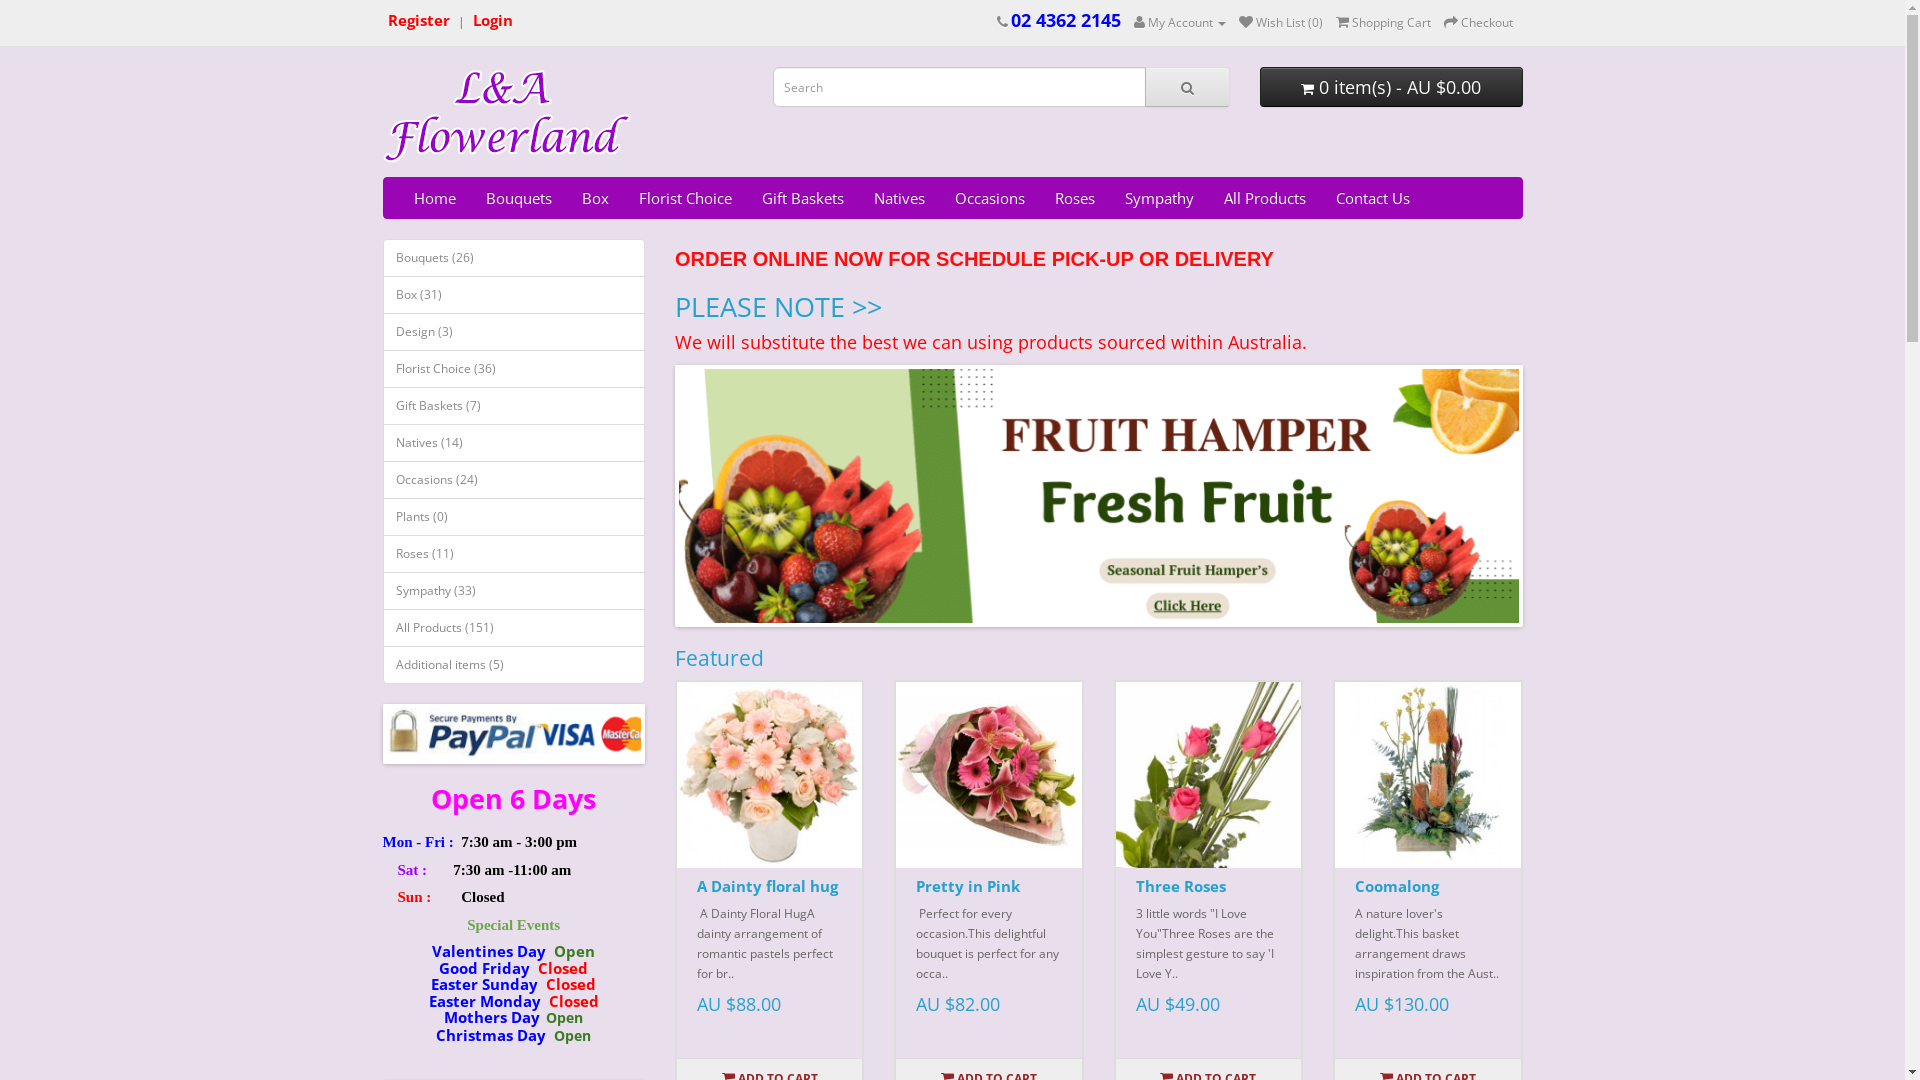  Describe the element at coordinates (382, 294) in the screenshot. I see `'Box (31)'` at that location.